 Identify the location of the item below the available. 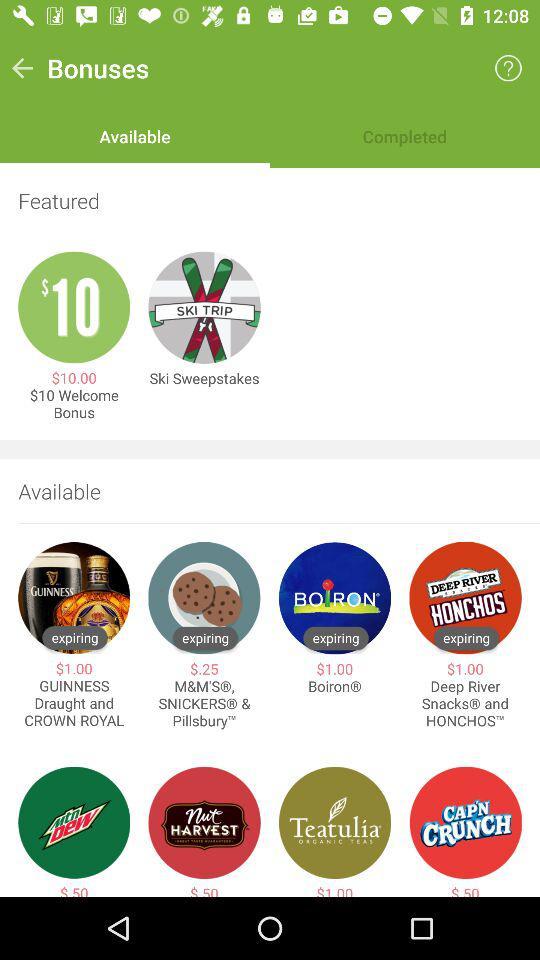
(270, 200).